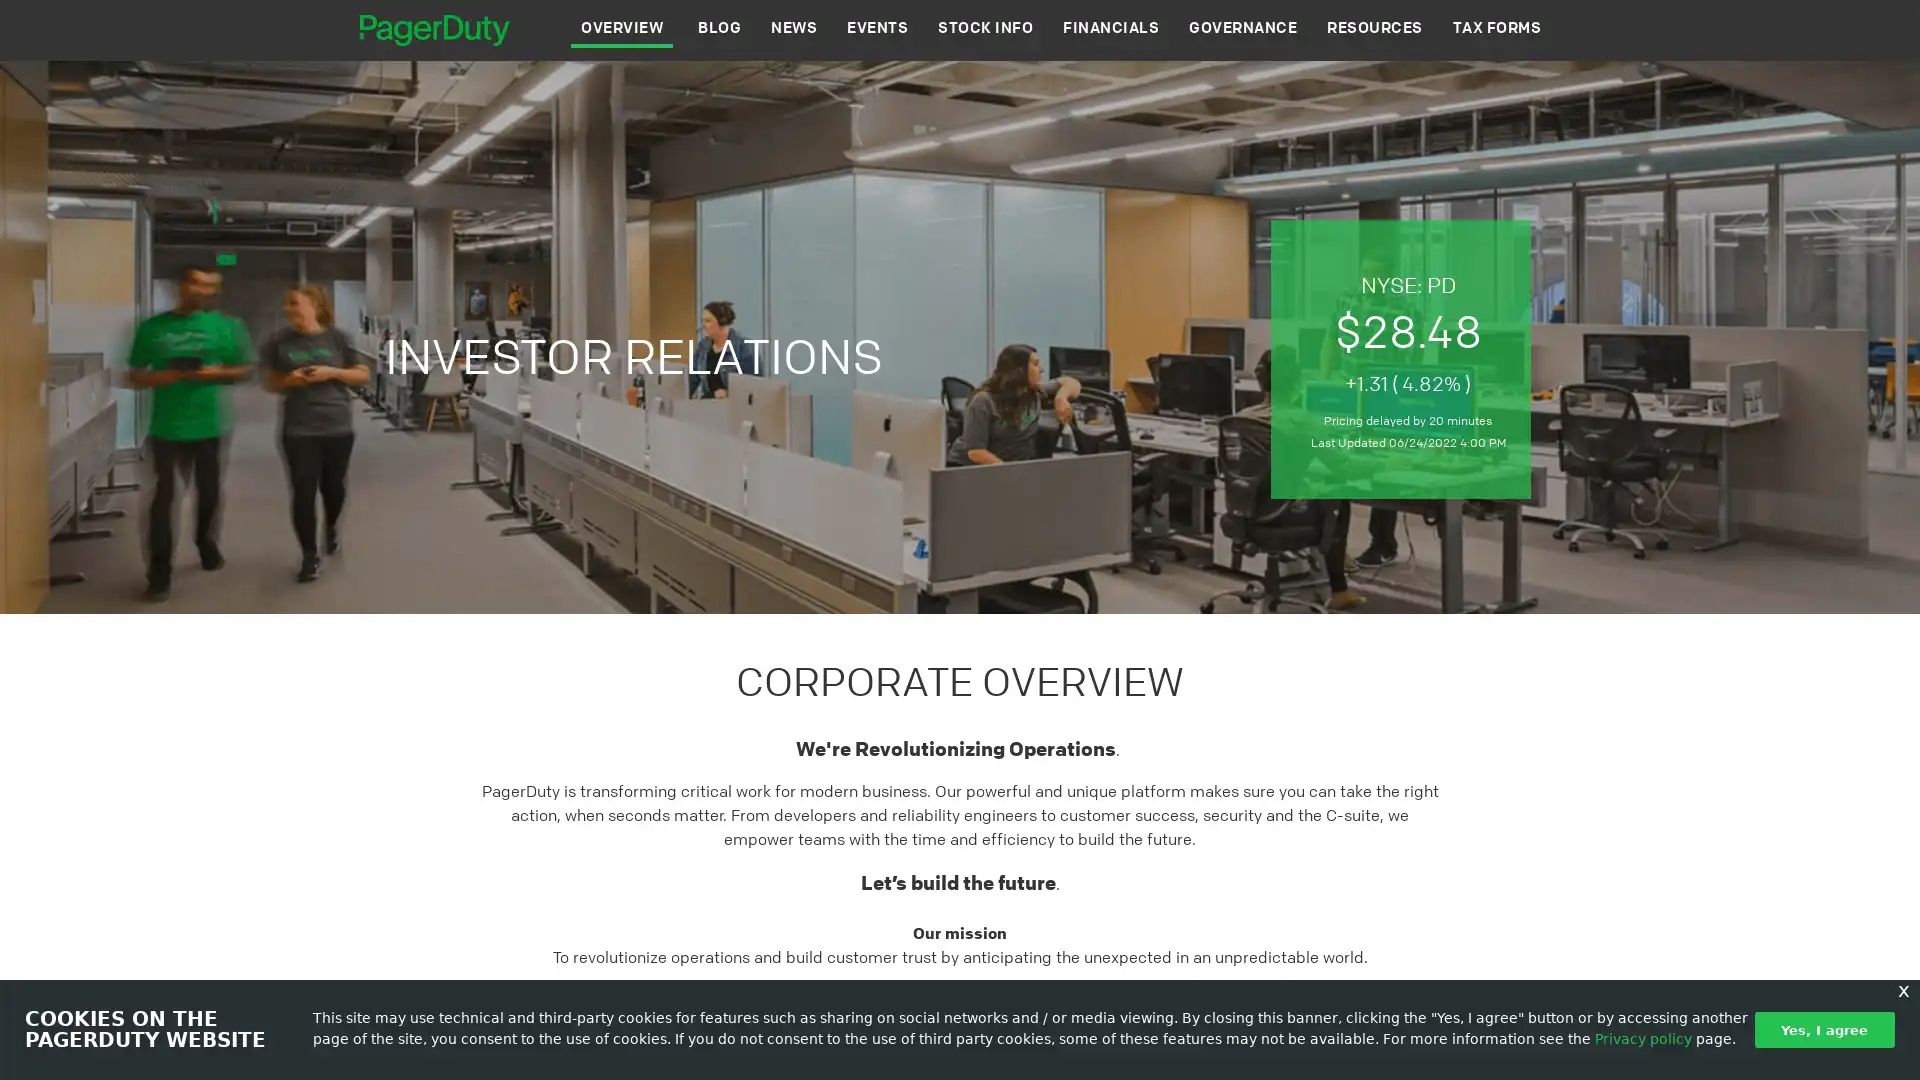 This screenshot has height=1080, width=1920. Describe the element at coordinates (1824, 1029) in the screenshot. I see `dismiss cookie message` at that location.